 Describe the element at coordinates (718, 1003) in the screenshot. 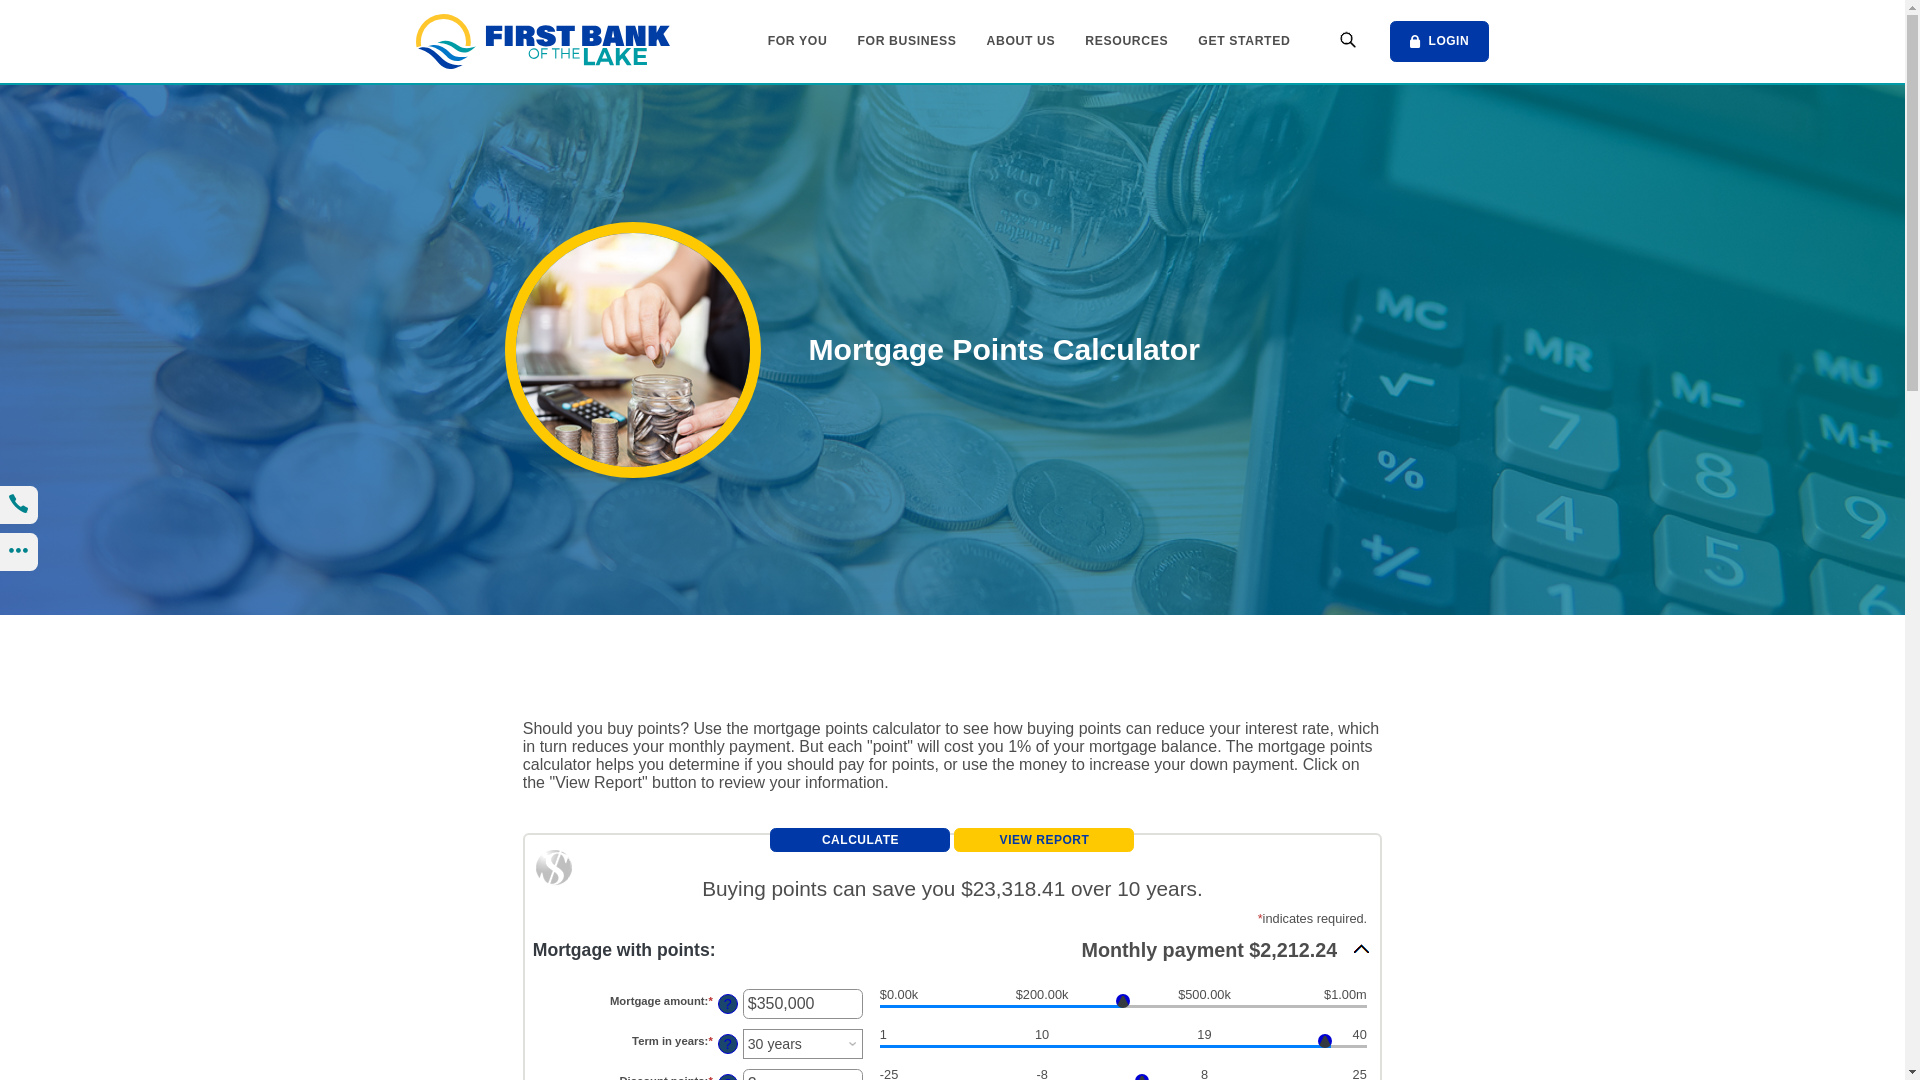

I see `'?'` at that location.